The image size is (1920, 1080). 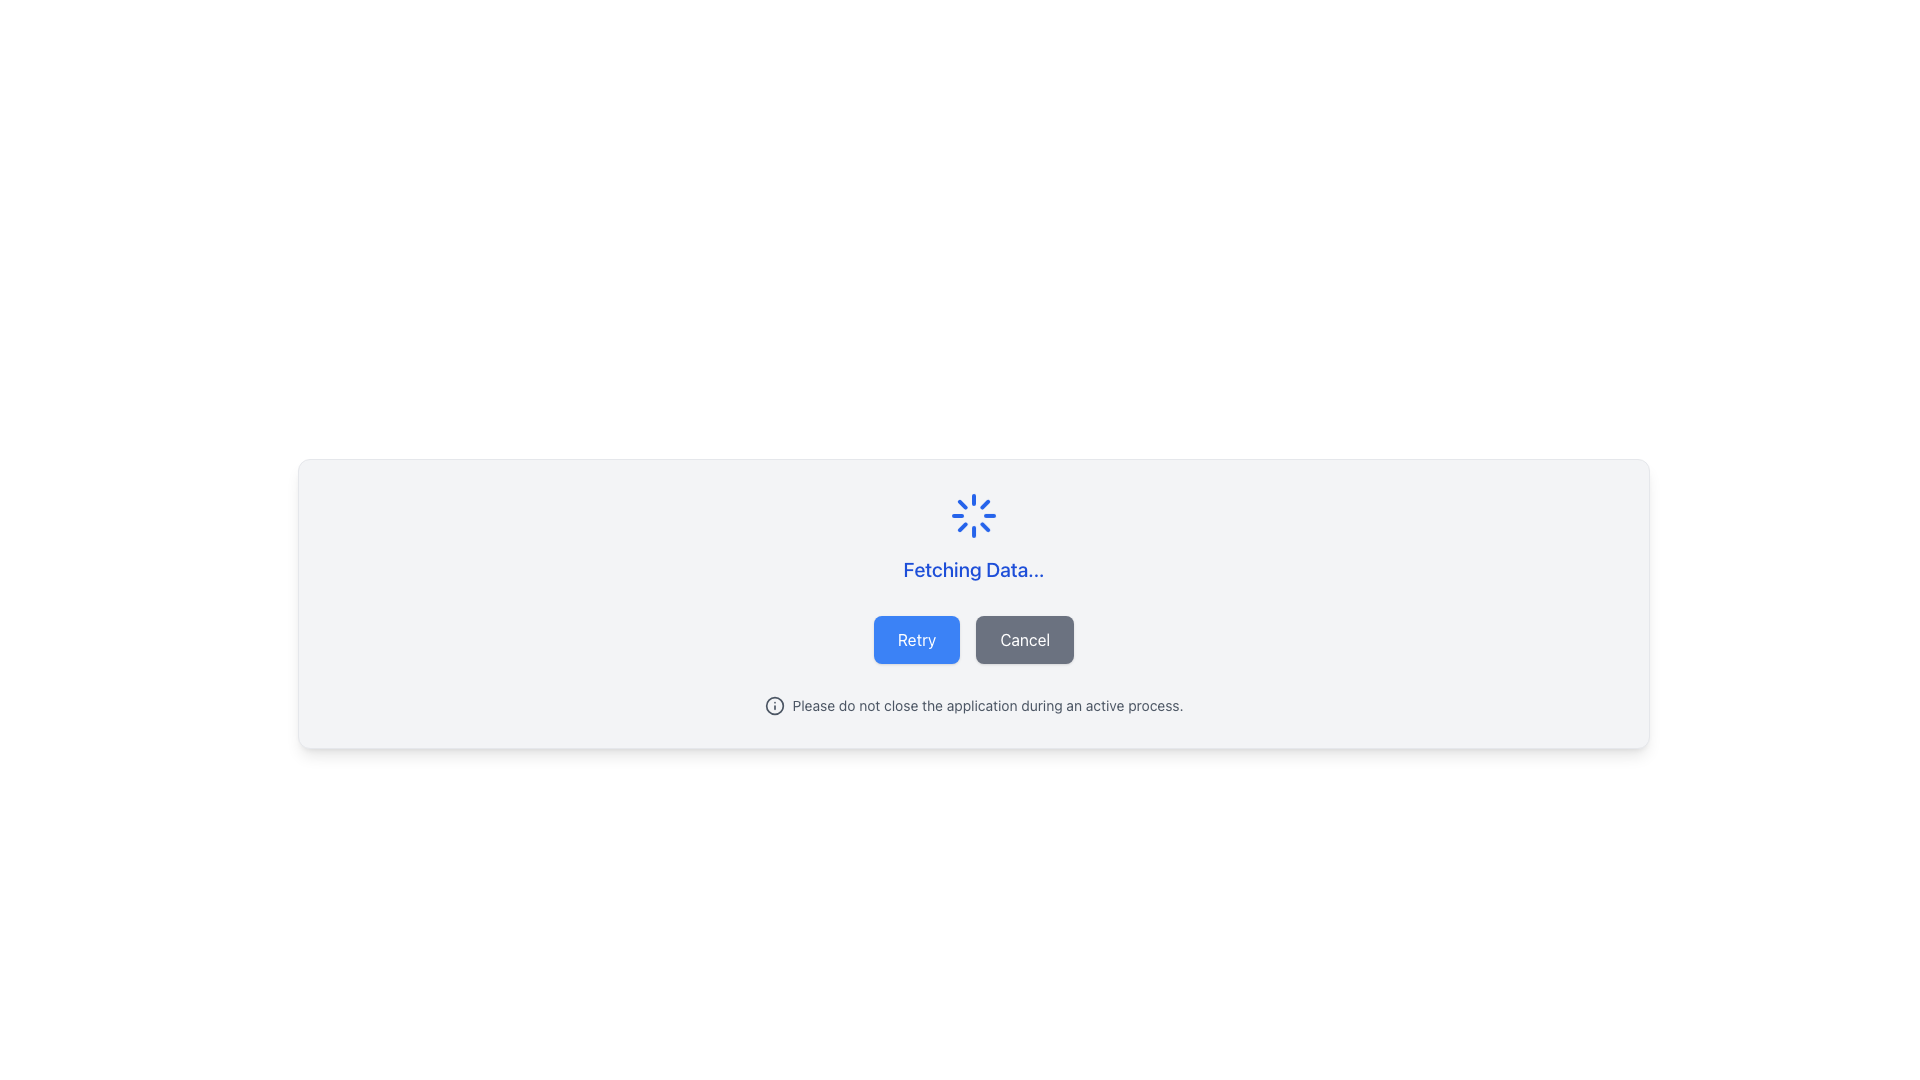 What do you see at coordinates (974, 704) in the screenshot?
I see `the informational text block warning users not to close the application while a process is active, located at the bottom of the dialog box, beneath the 'Retry' and 'Cancel' buttons` at bounding box center [974, 704].